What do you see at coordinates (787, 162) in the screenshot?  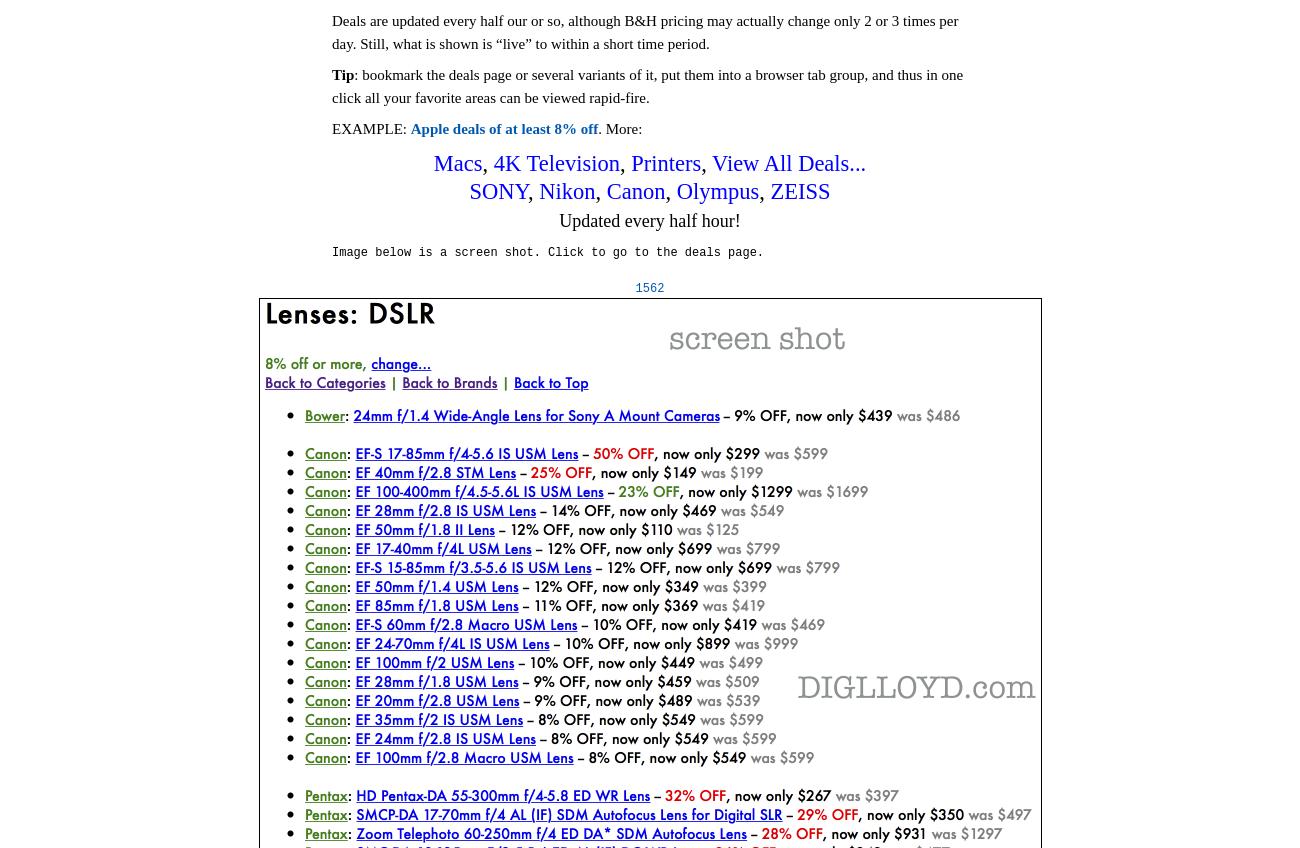 I see `'View All Deals...'` at bounding box center [787, 162].